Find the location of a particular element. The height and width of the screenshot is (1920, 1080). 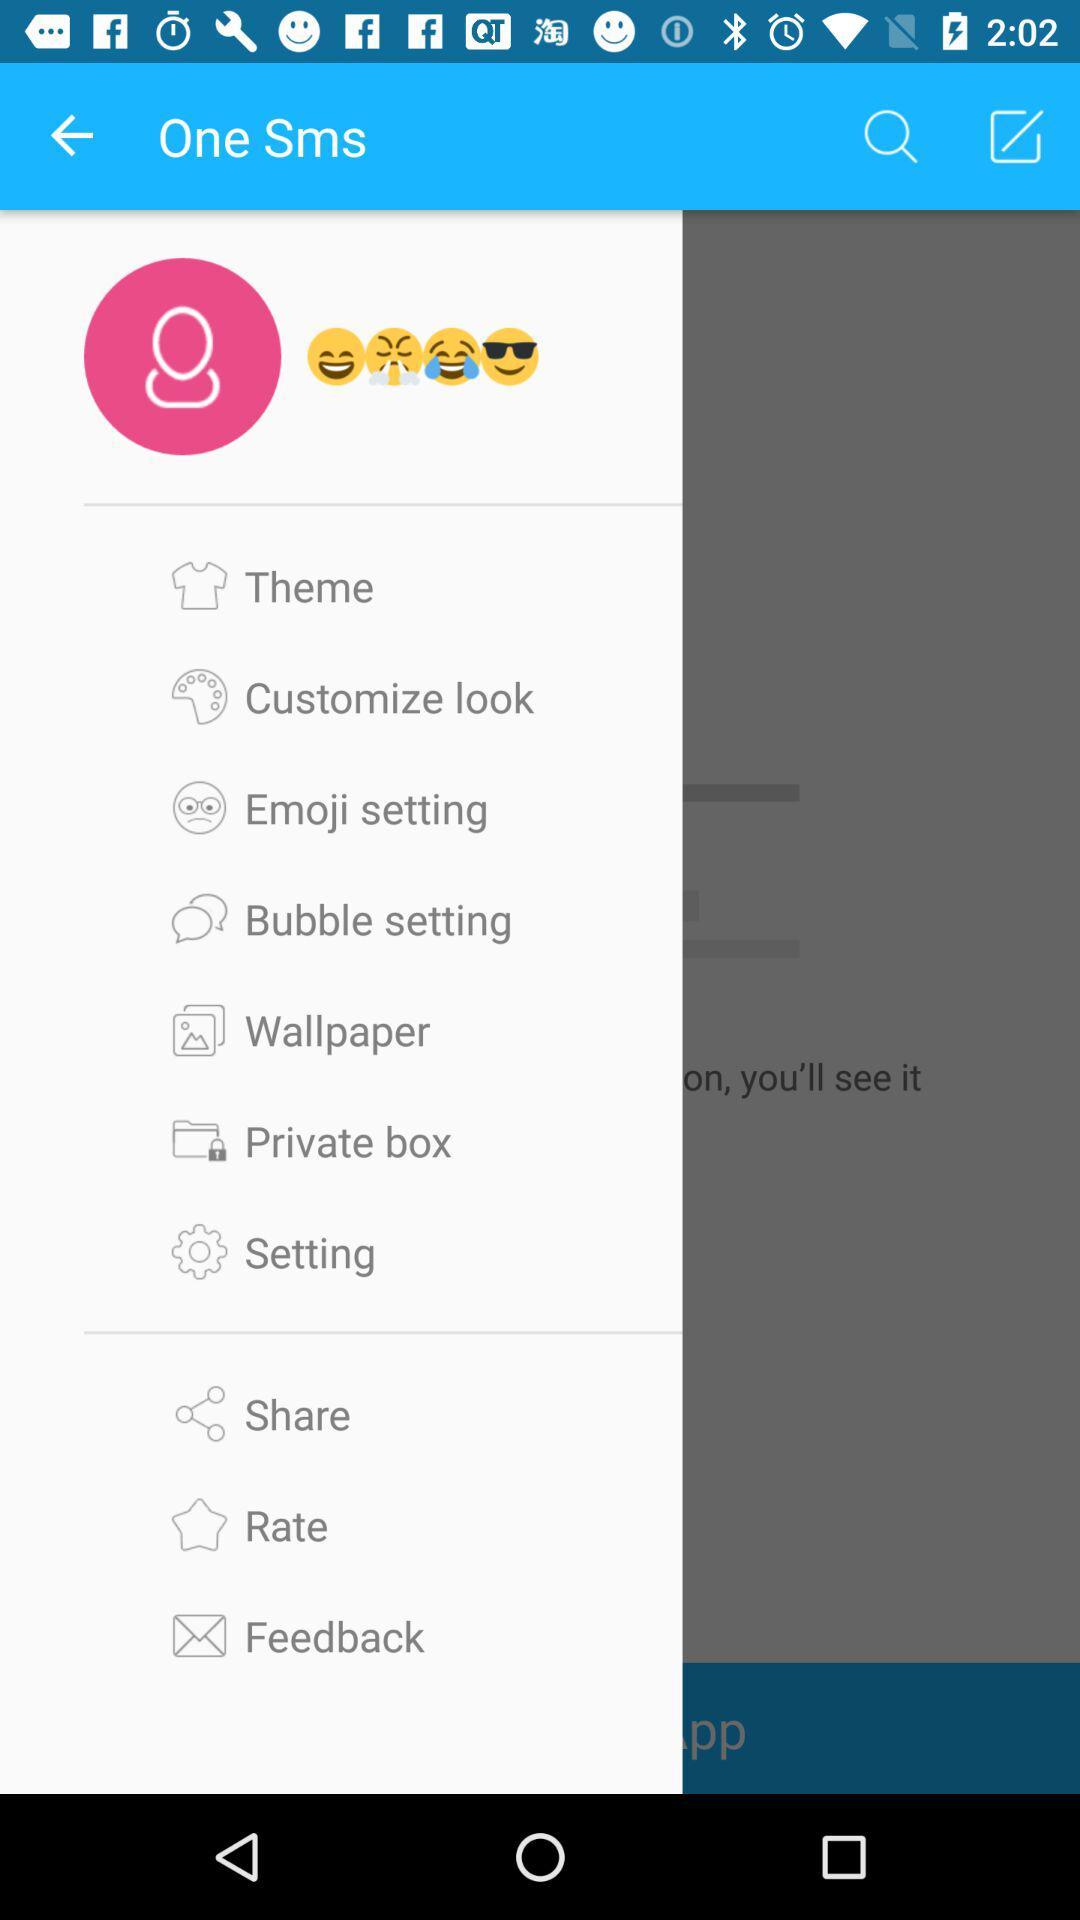

setting options is located at coordinates (383, 1250).